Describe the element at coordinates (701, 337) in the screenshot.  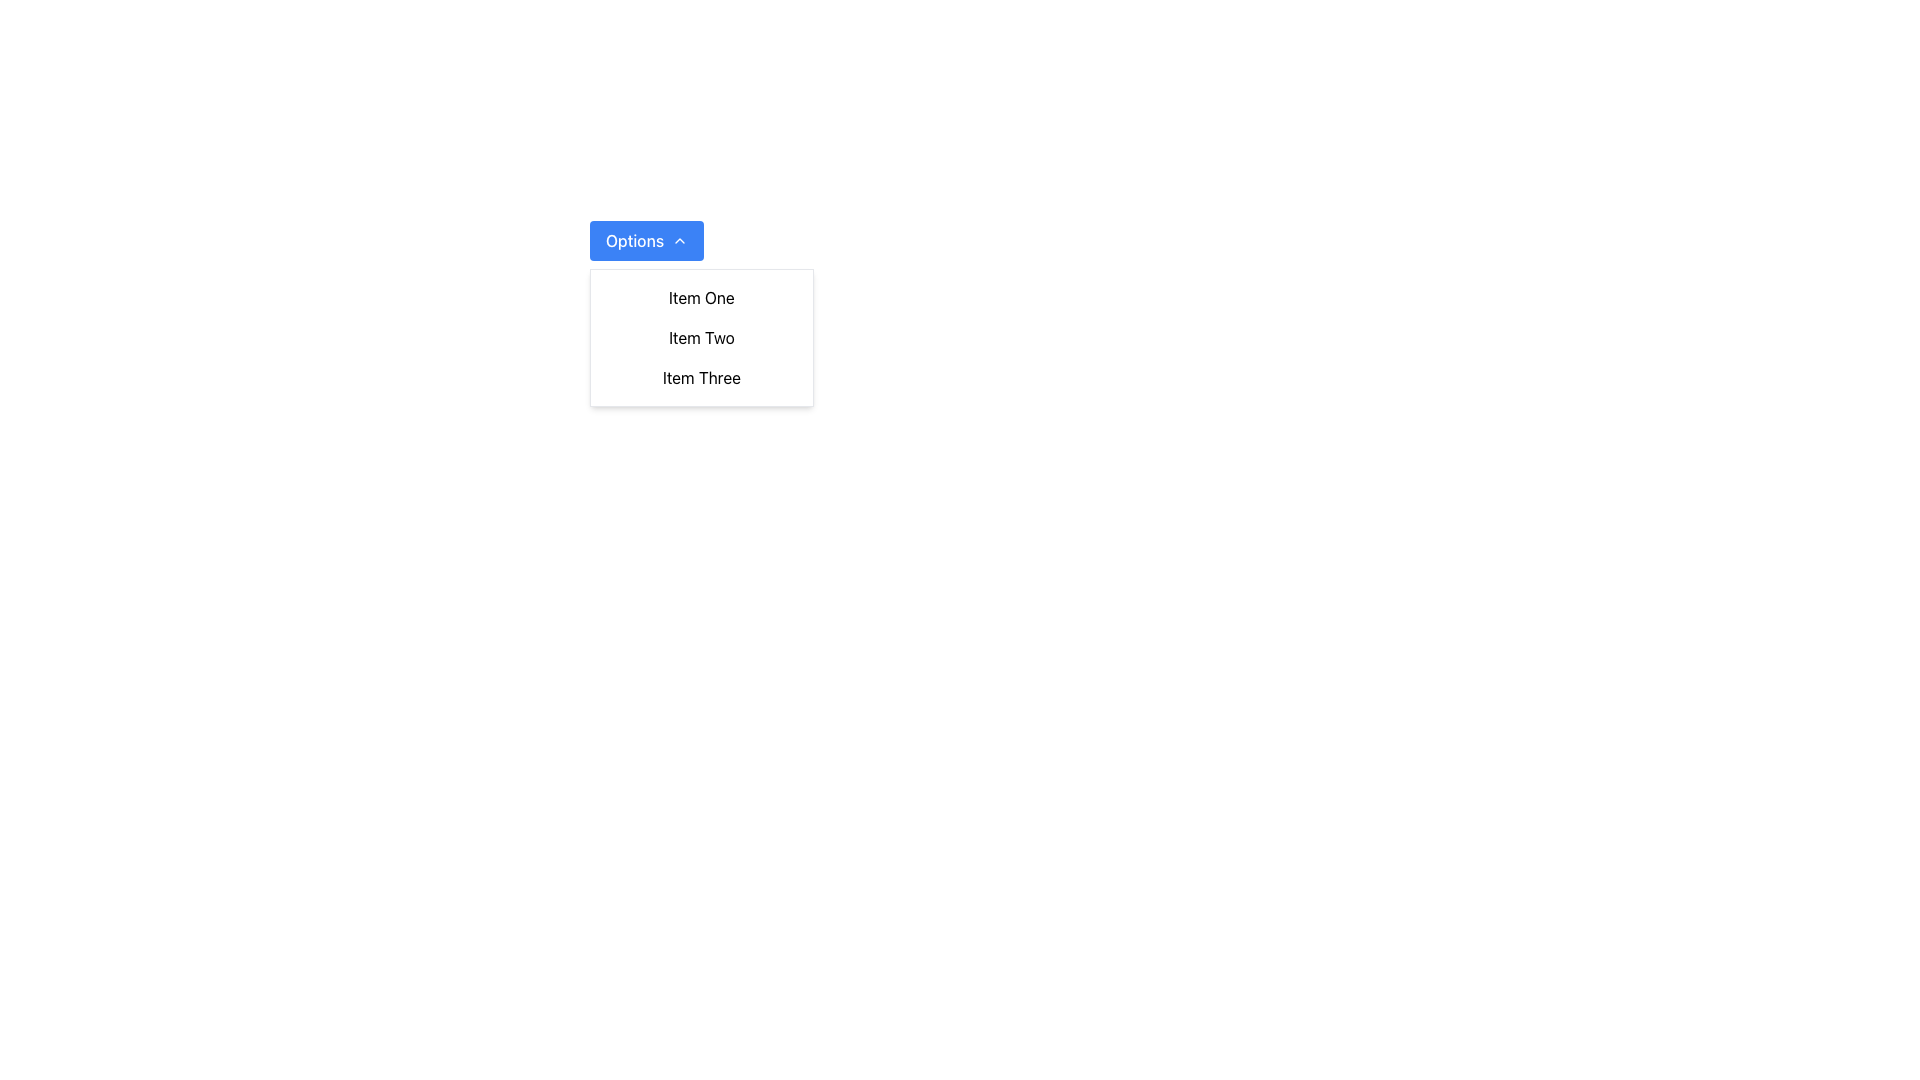
I see `to select or activate the menu item labeled 'Item Two', which is the second item in a vertical stack of options` at that location.